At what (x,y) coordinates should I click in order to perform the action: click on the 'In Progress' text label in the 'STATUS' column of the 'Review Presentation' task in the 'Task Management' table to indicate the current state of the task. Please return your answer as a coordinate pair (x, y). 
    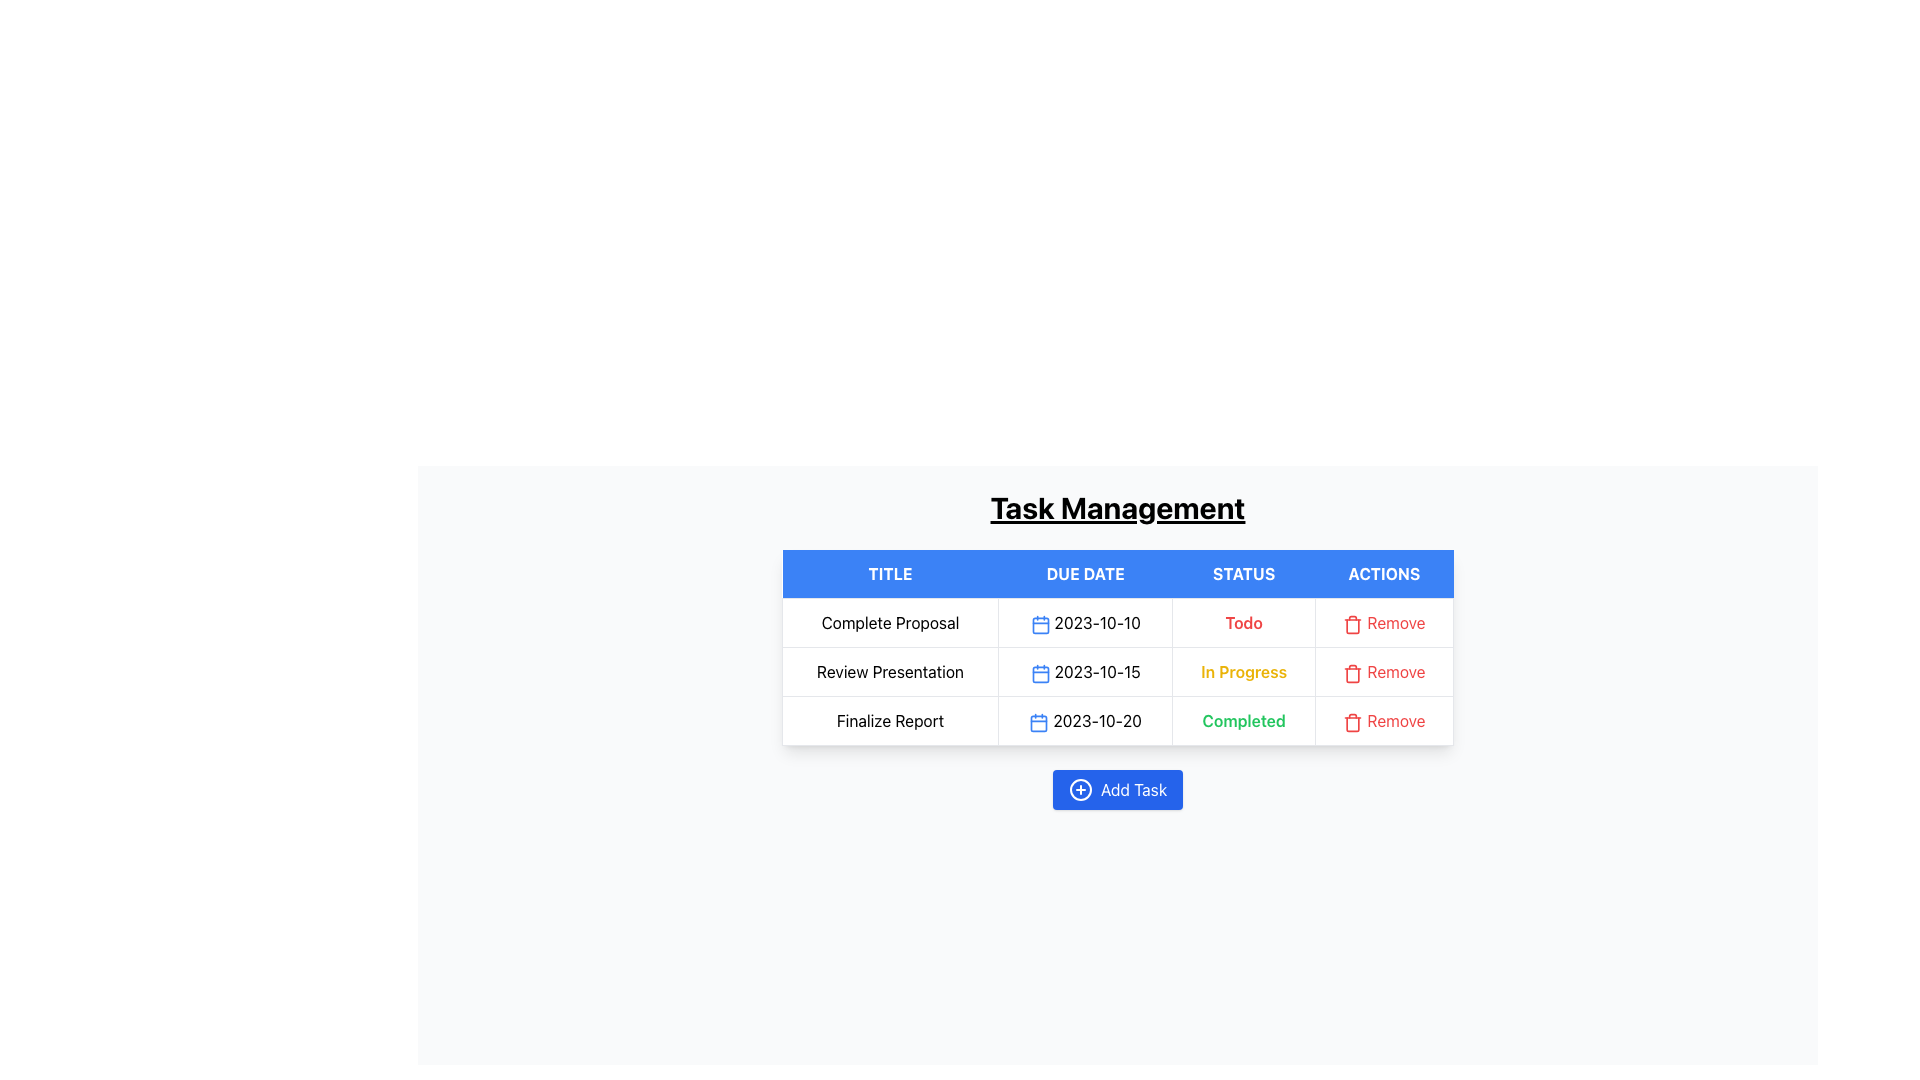
    Looking at the image, I should click on (1243, 671).